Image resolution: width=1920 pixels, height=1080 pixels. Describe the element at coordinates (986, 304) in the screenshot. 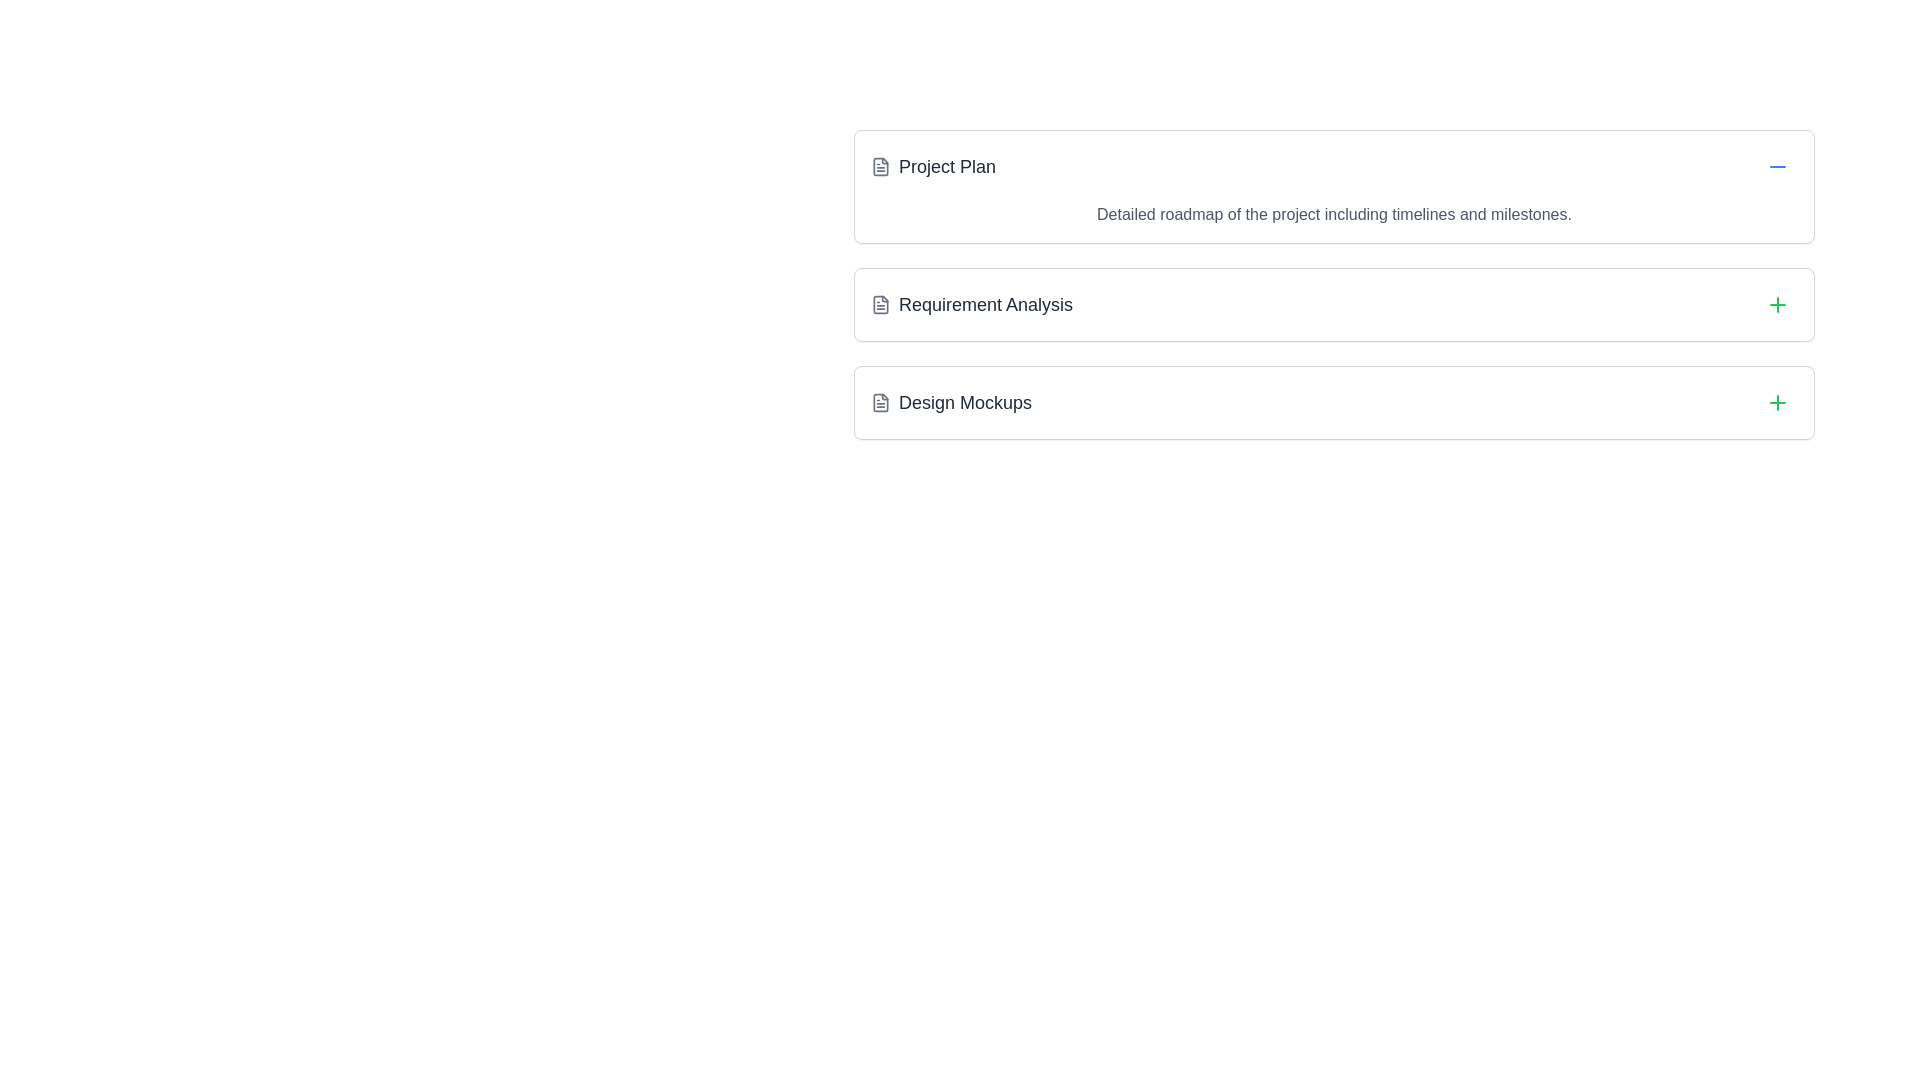

I see `the text label 'Requirement Analysis'` at that location.